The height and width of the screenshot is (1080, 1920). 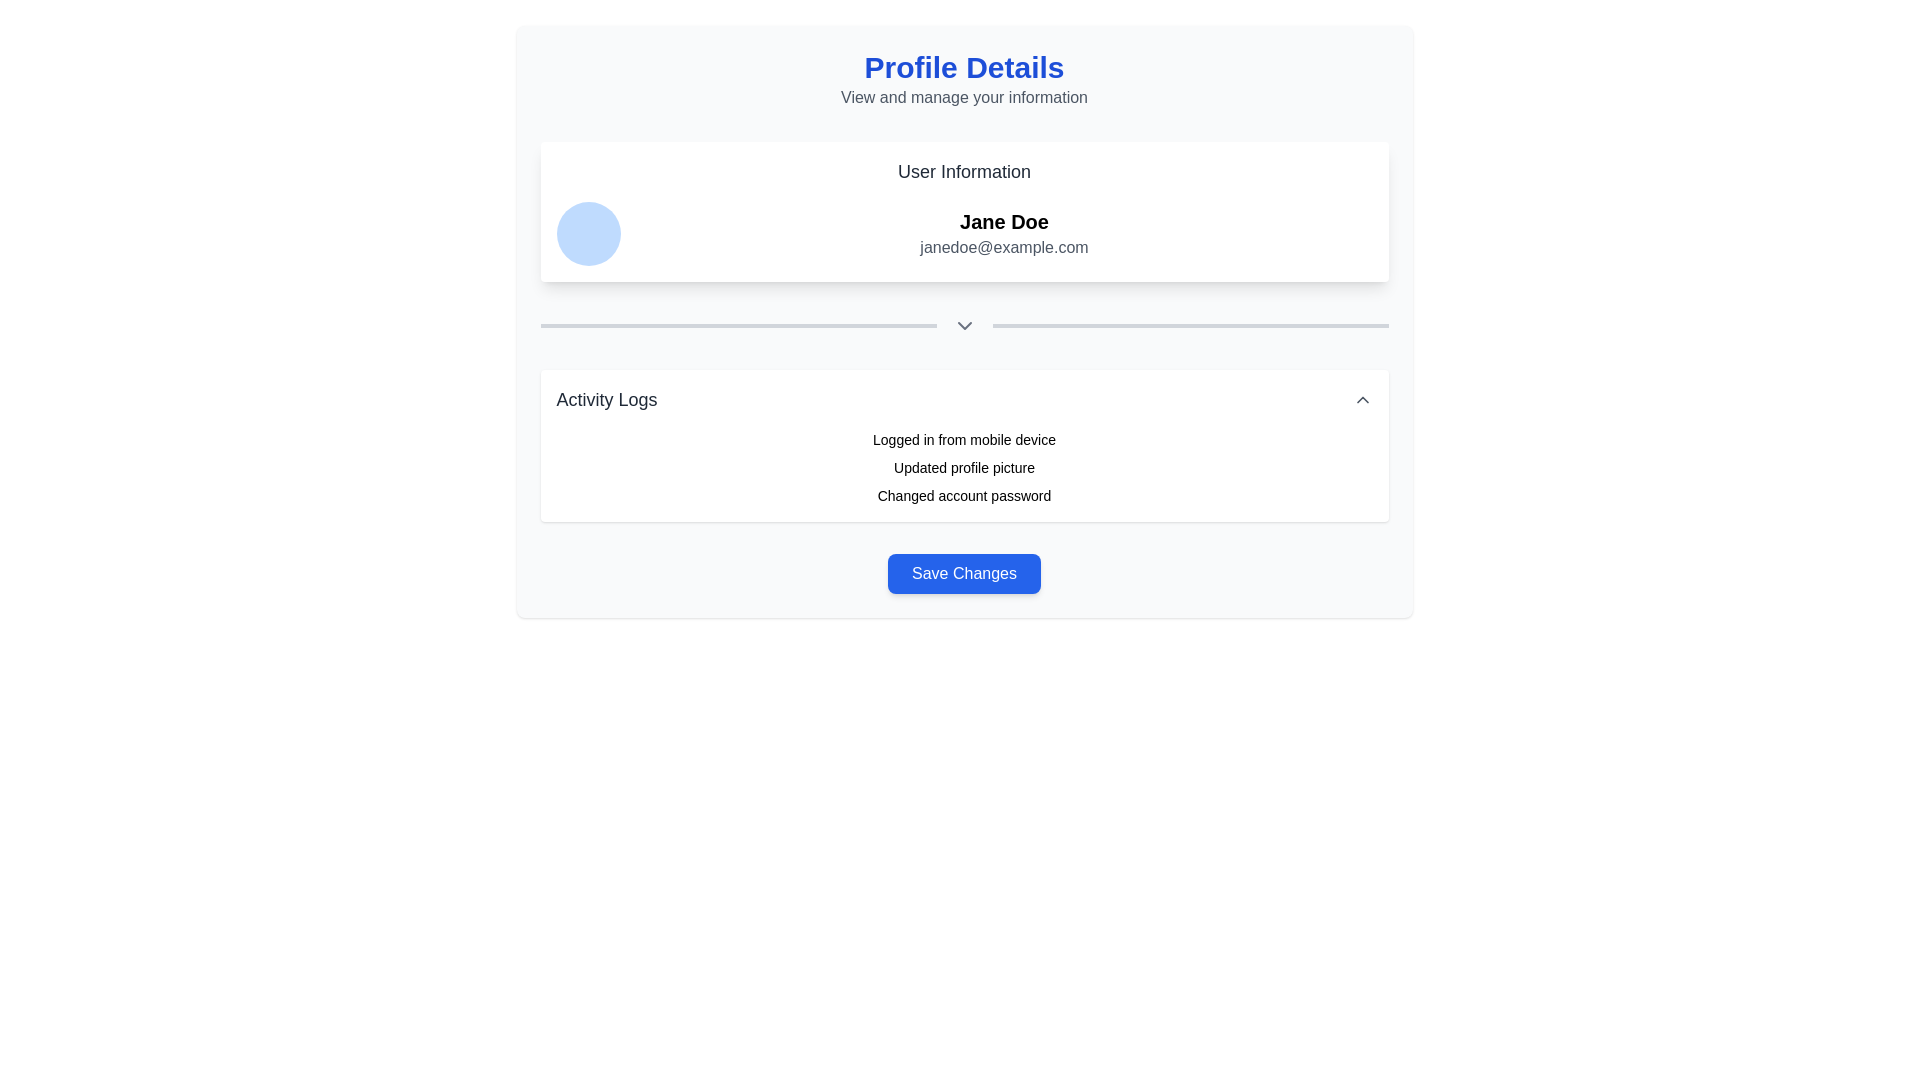 What do you see at coordinates (964, 325) in the screenshot?
I see `the decorative boundary and icon located in the middle section of the interface, beneath the 'User Information' section and before the 'Activity Logs' section` at bounding box center [964, 325].